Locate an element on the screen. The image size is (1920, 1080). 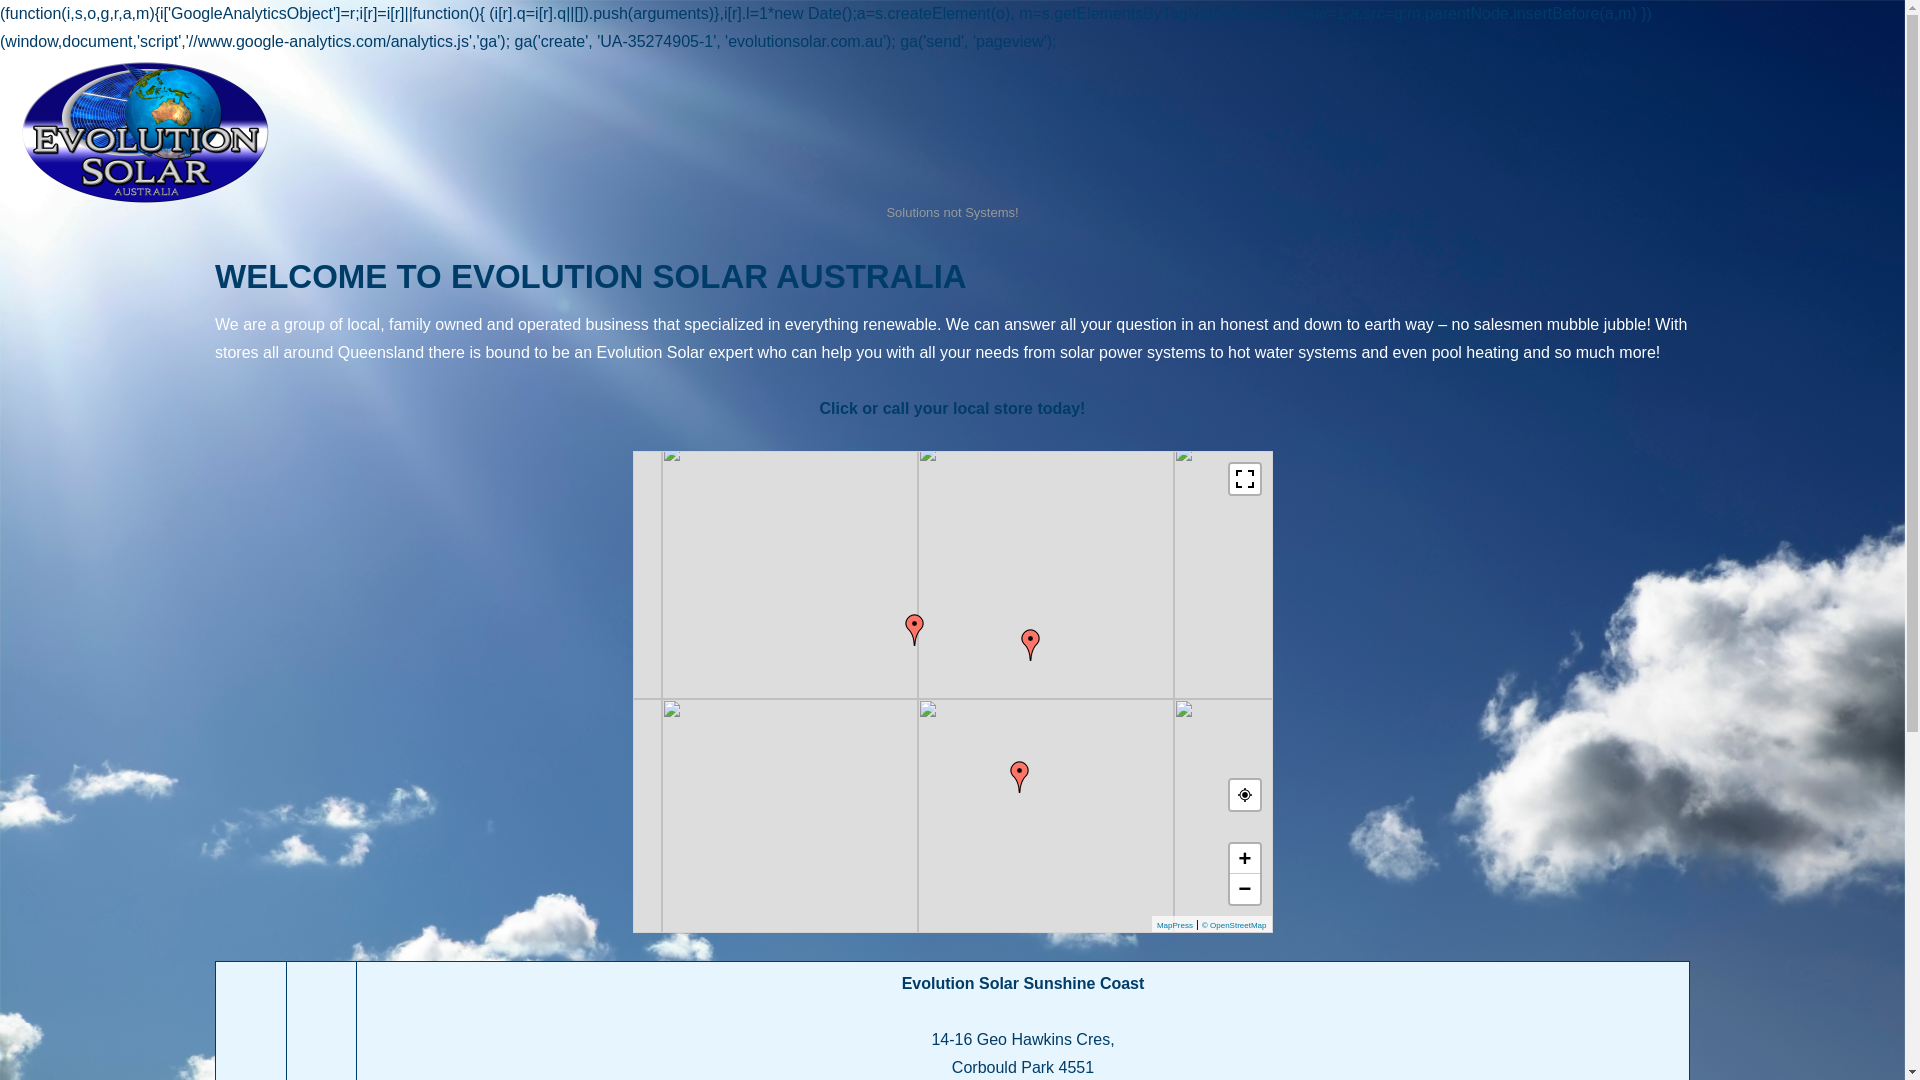
'Toggle fullscreen view' is located at coordinates (1243, 478).